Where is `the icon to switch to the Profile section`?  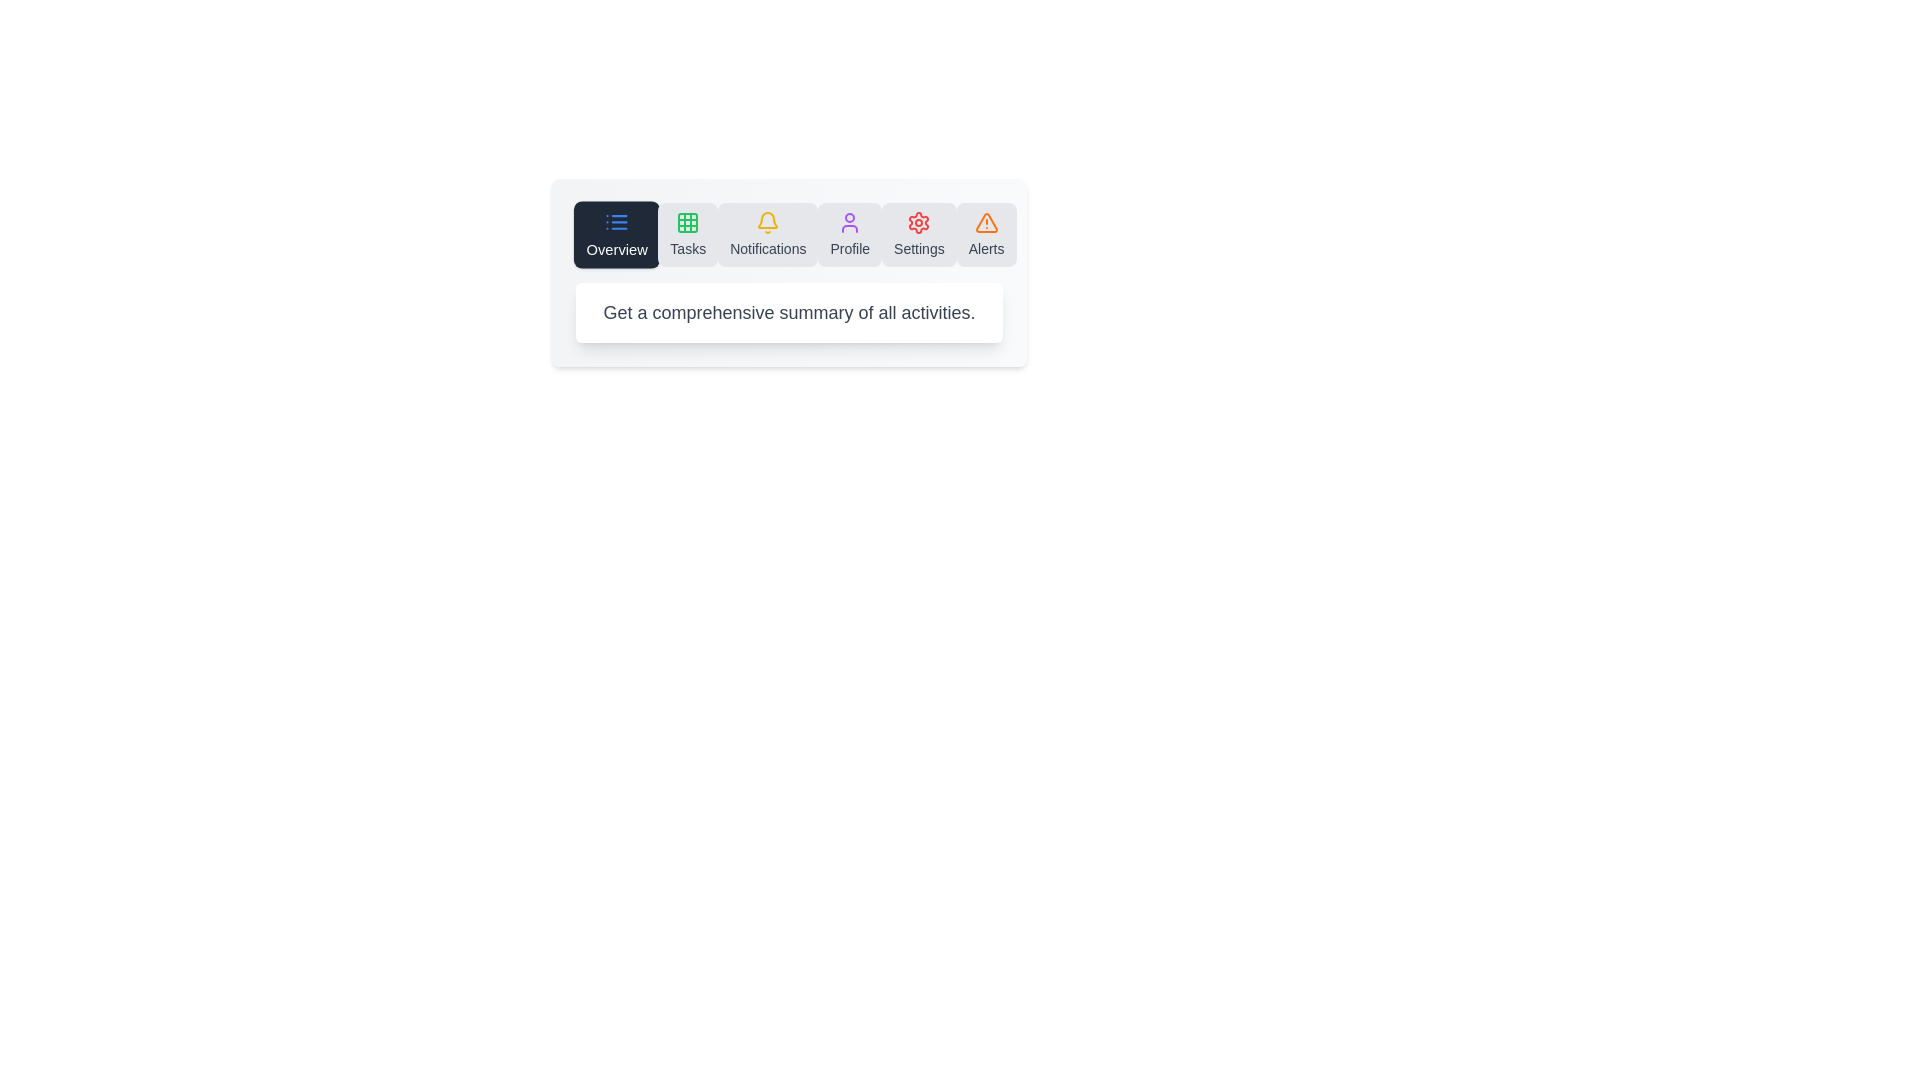 the icon to switch to the Profile section is located at coordinates (849, 234).